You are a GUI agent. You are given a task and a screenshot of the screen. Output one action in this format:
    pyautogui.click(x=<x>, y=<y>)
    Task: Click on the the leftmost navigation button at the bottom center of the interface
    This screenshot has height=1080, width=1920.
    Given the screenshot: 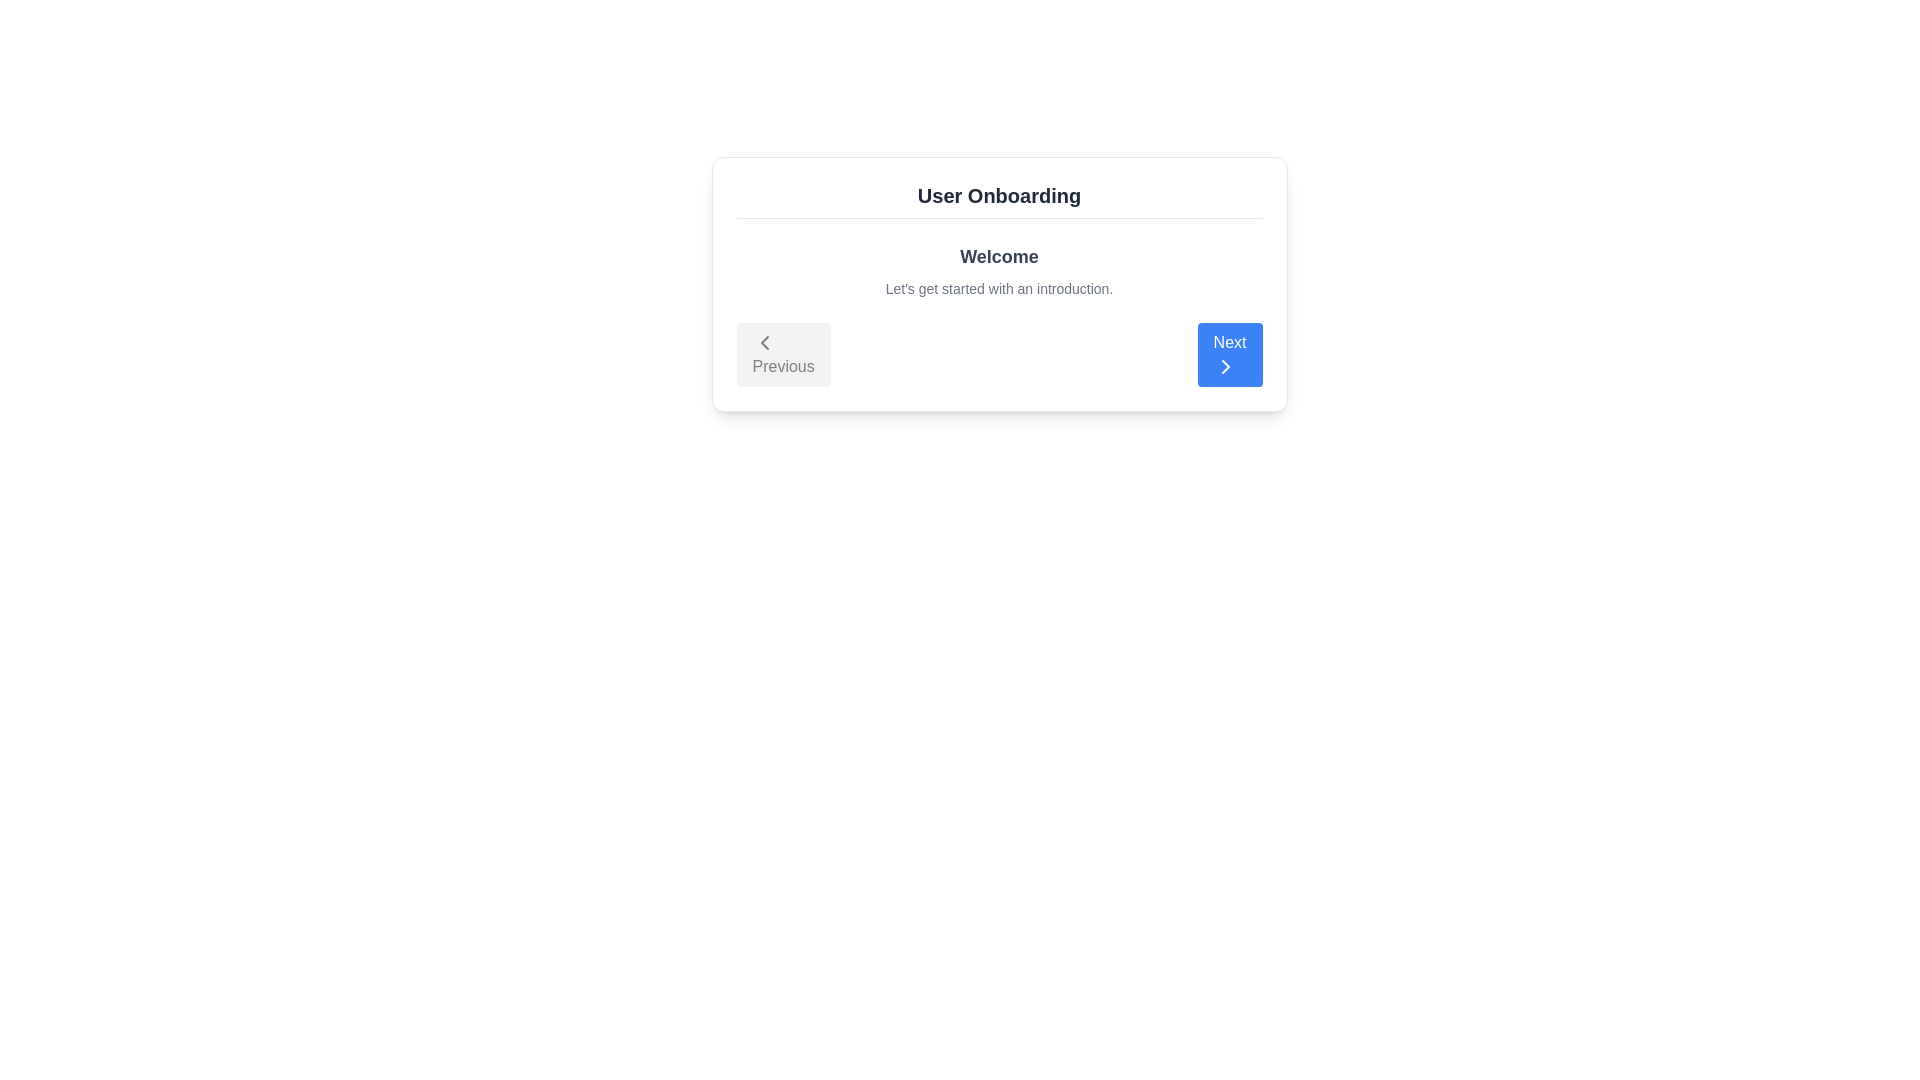 What is the action you would take?
    pyautogui.click(x=782, y=353)
    